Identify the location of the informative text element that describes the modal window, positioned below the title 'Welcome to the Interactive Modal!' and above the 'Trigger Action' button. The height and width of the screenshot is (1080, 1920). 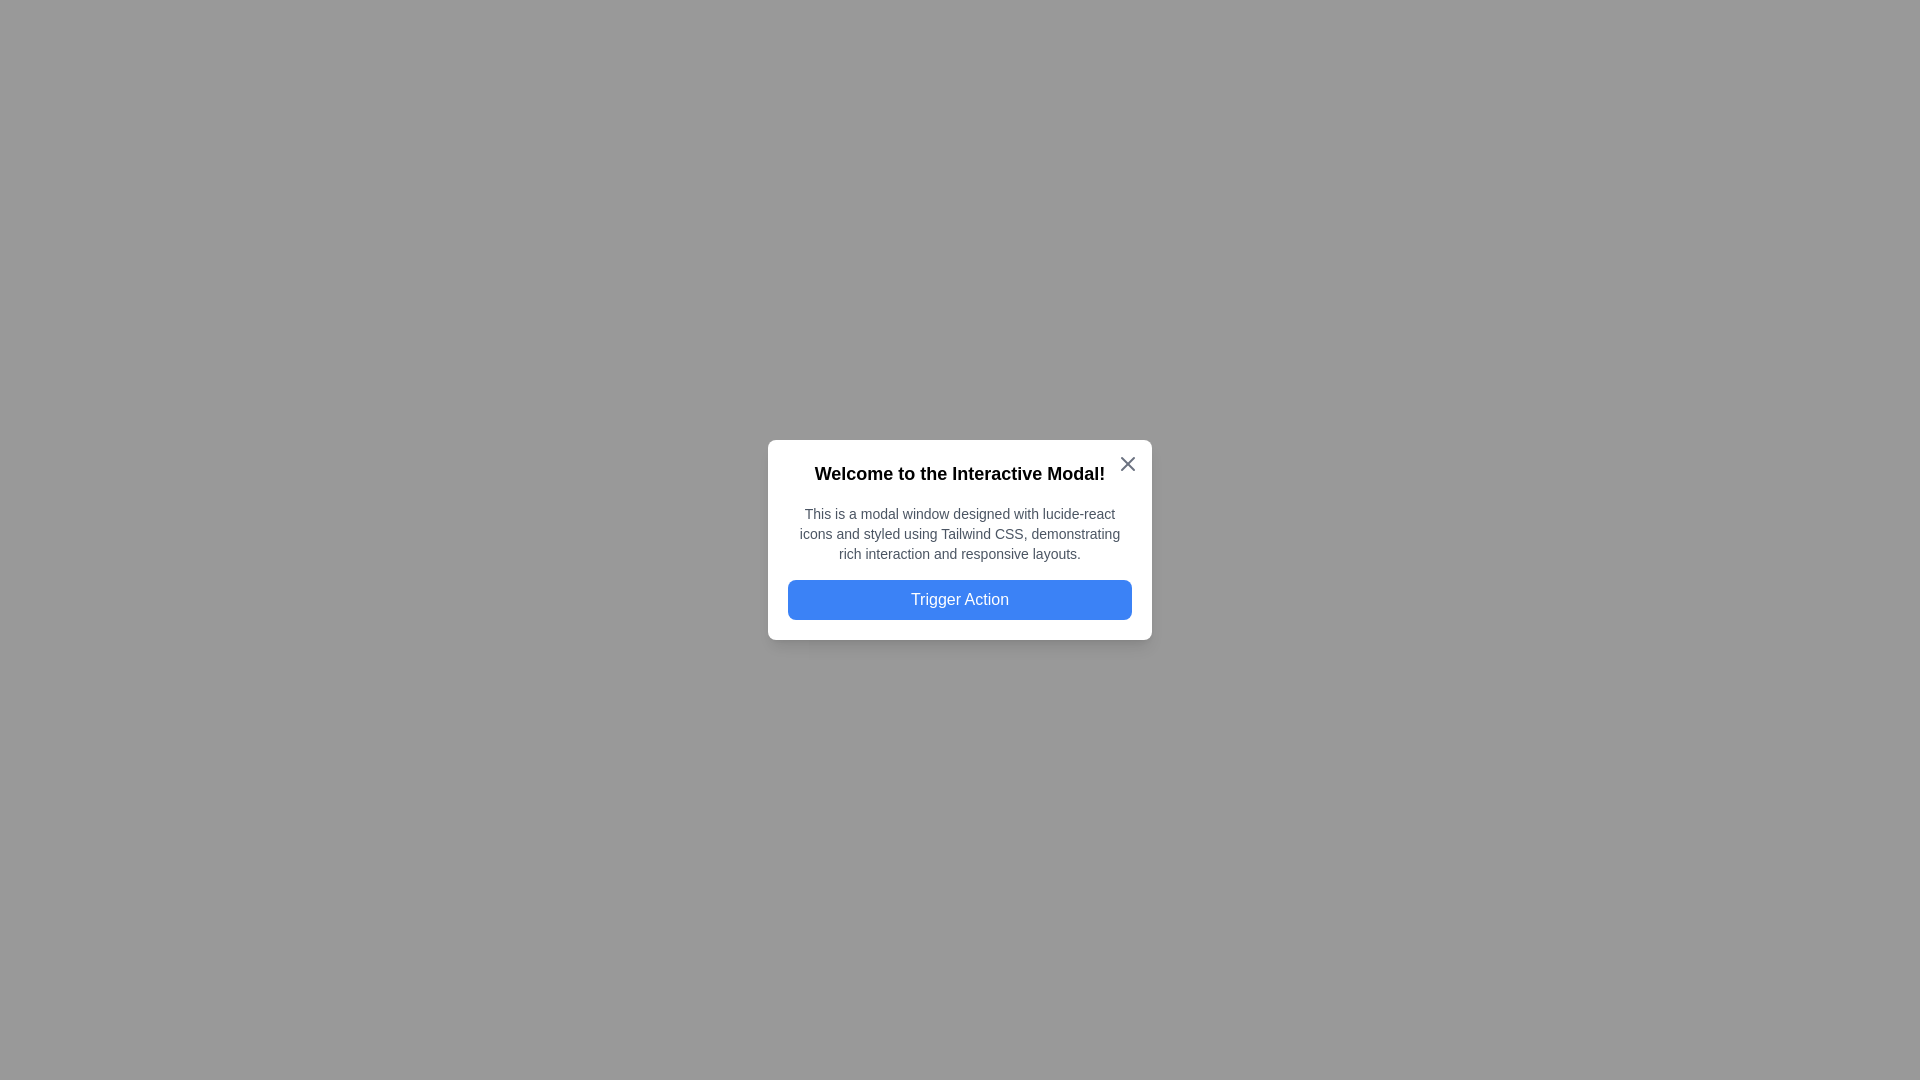
(960, 532).